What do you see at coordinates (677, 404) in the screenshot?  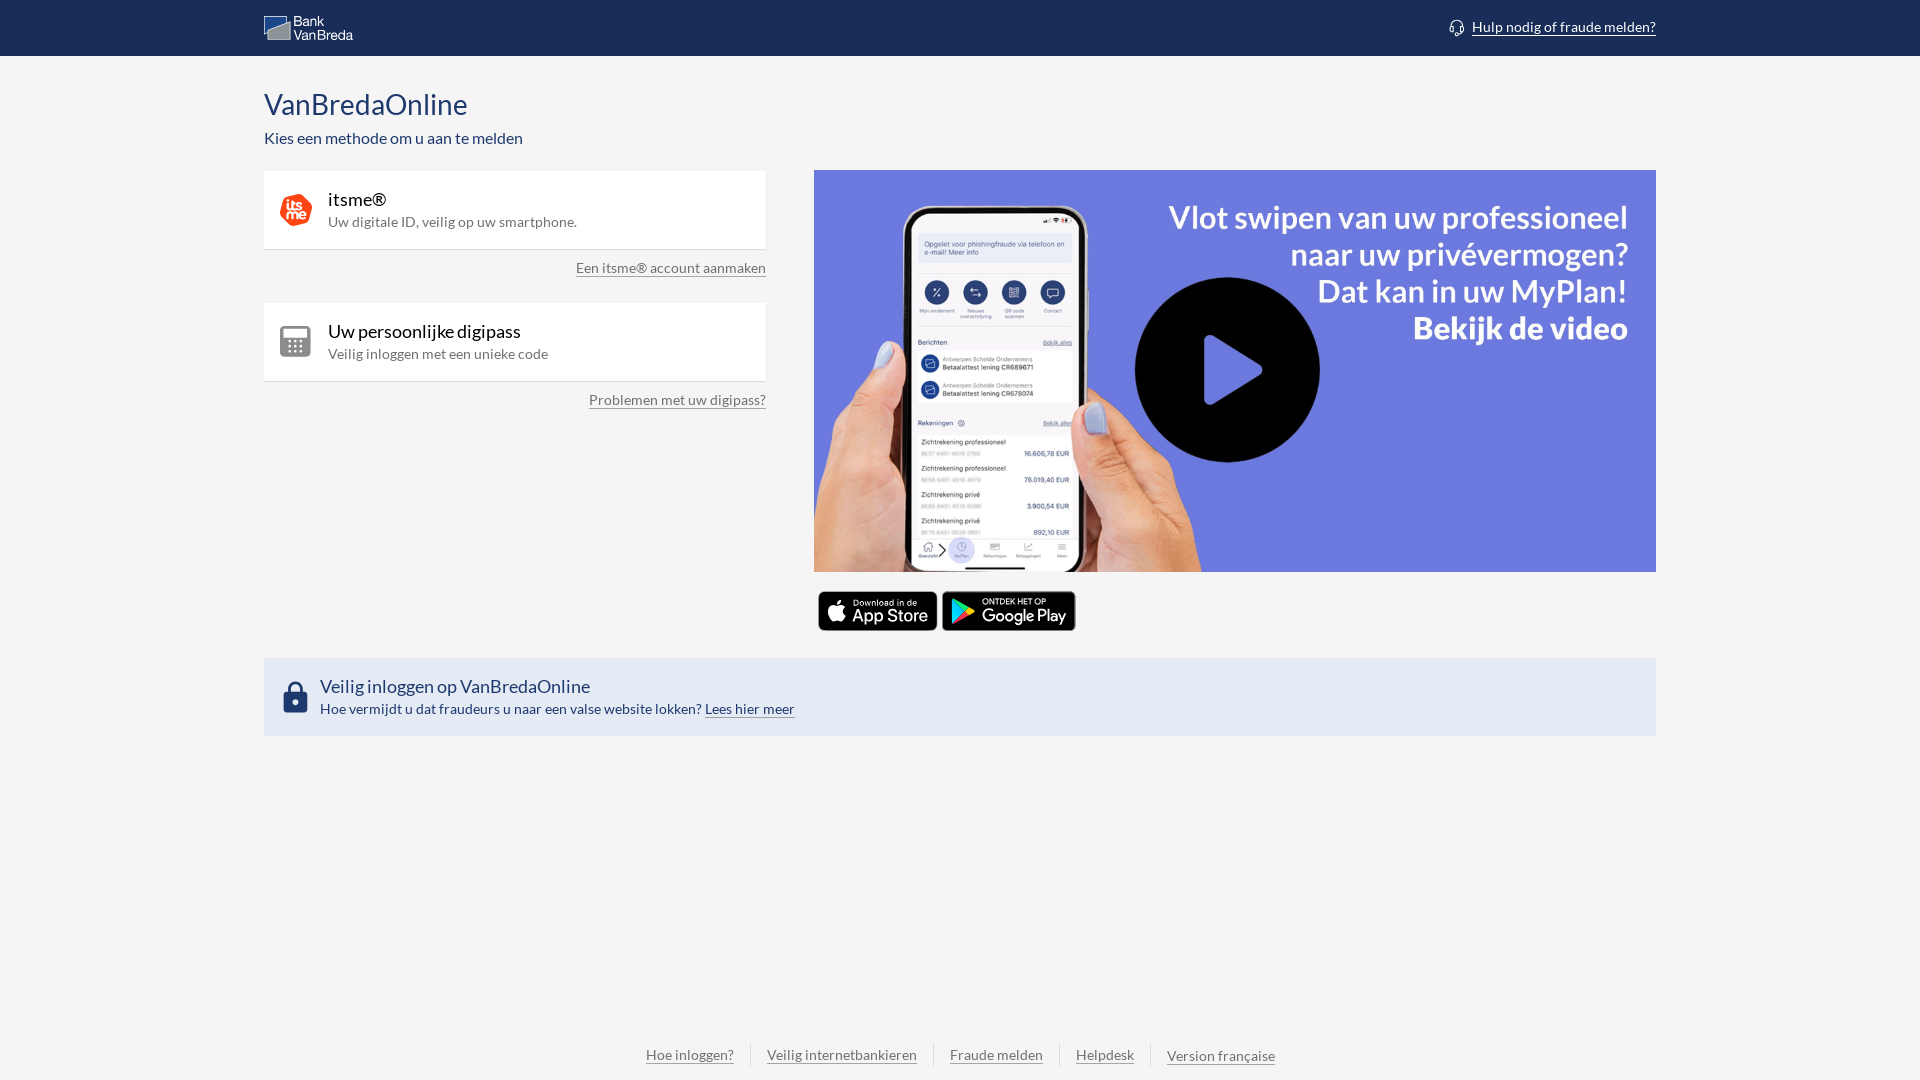 I see `'Problemen met uw digipass?'` at bounding box center [677, 404].